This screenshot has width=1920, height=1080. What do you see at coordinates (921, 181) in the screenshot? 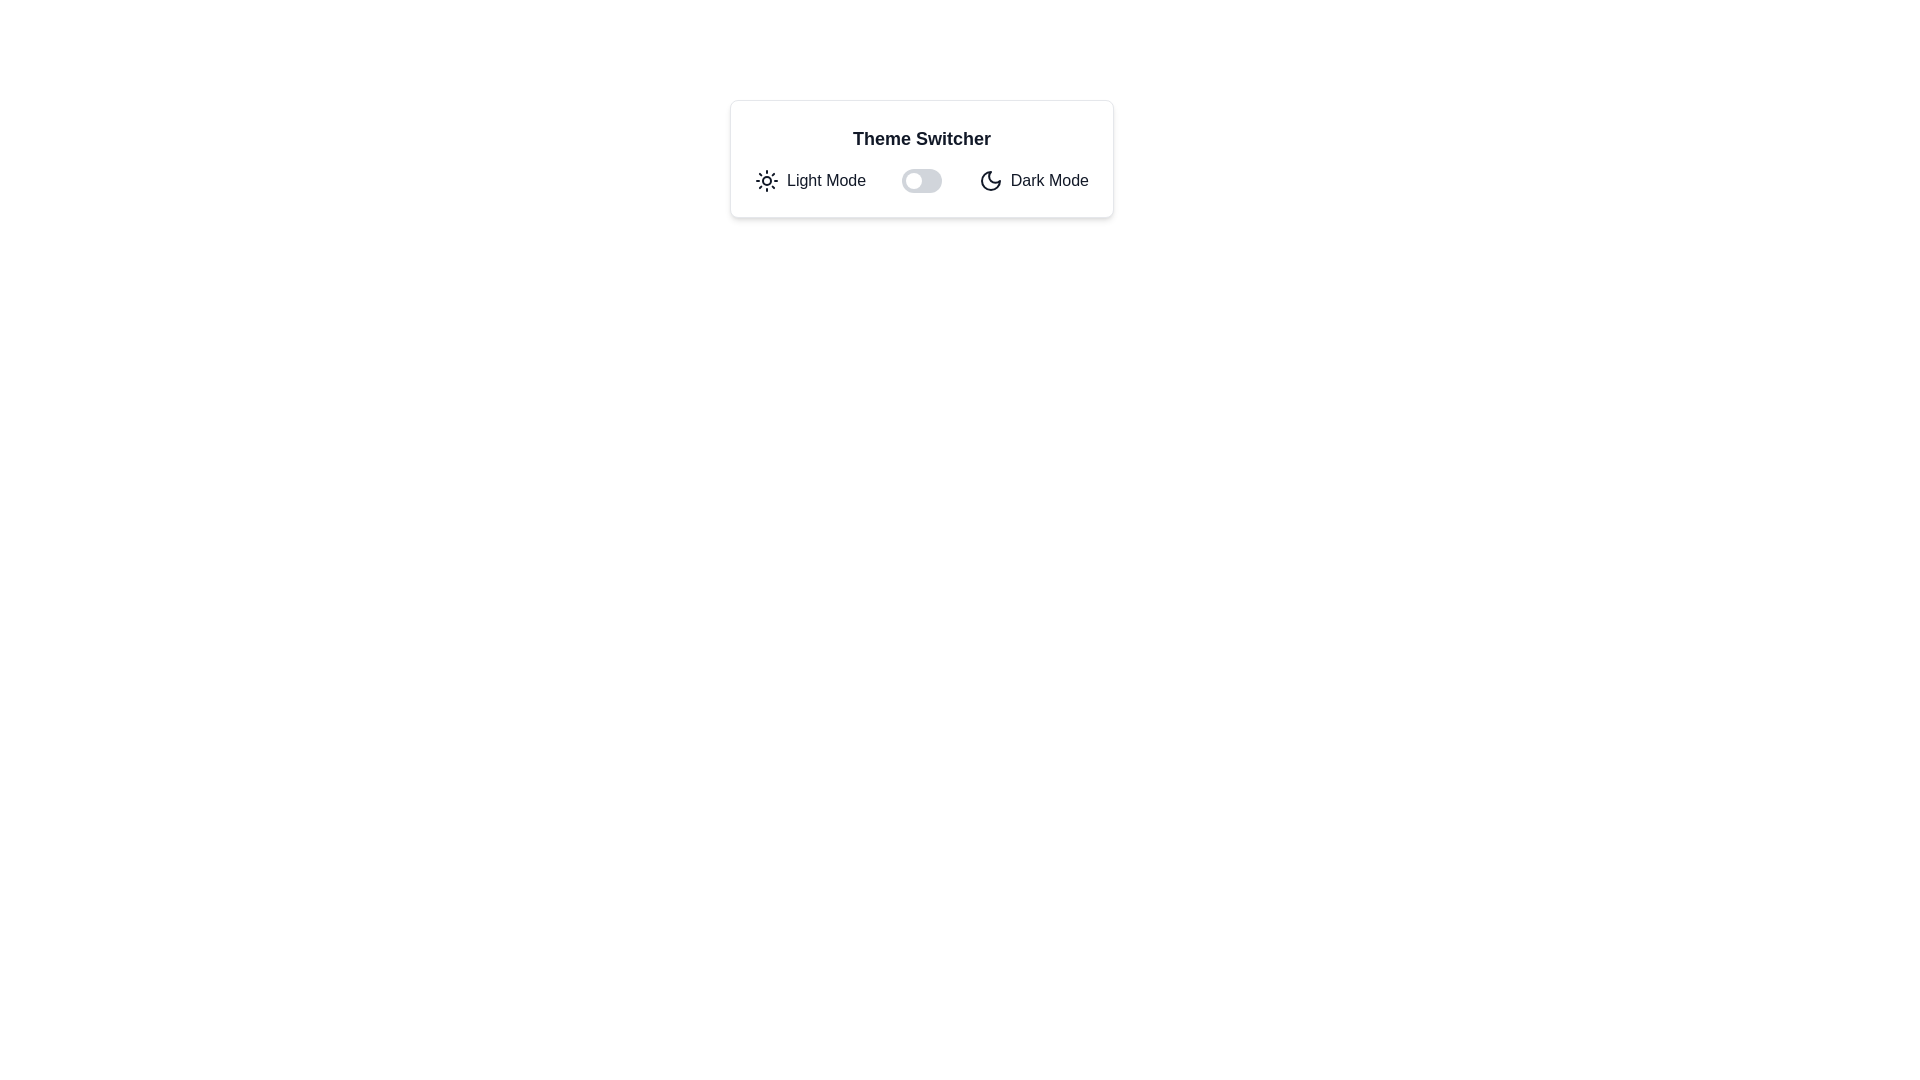
I see `the toggle switch located at the center of the 'Theme Switcher' UI component` at bounding box center [921, 181].